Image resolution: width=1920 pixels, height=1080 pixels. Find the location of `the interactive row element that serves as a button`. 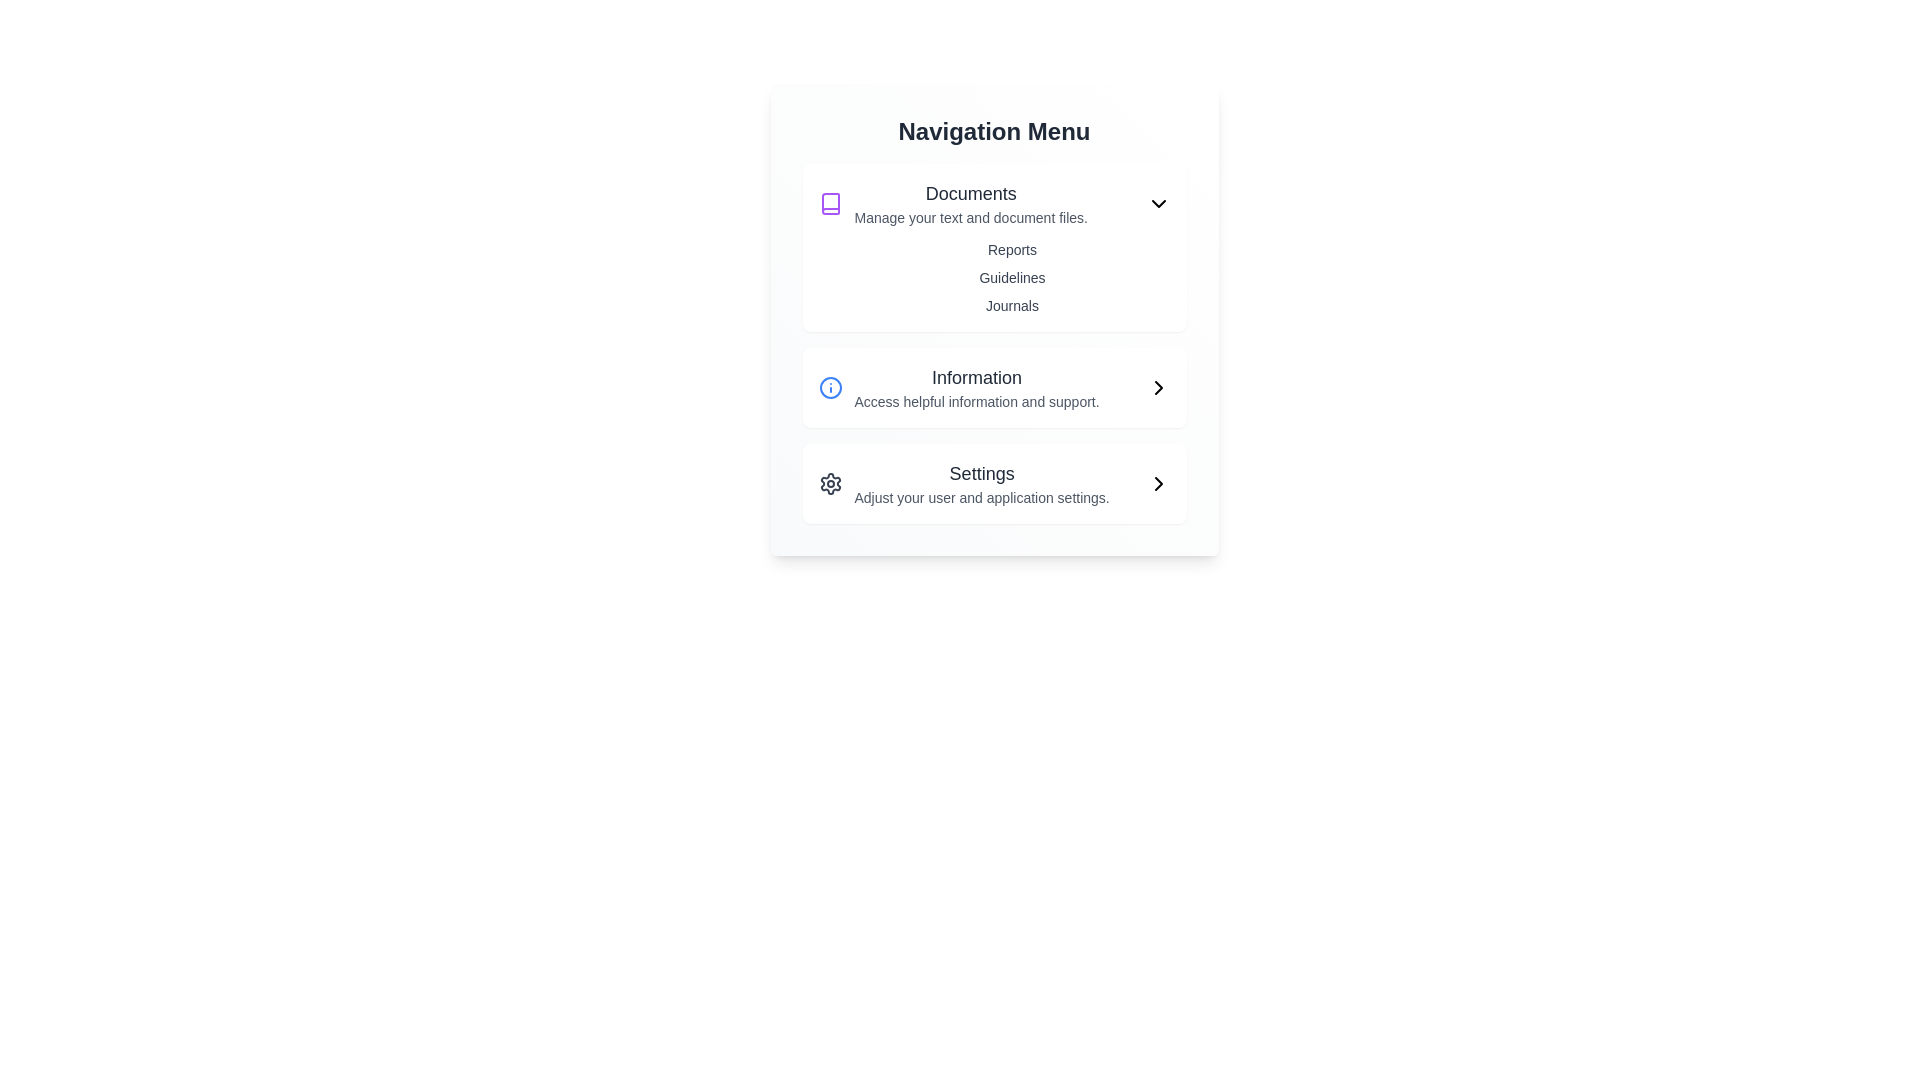

the interactive row element that serves as a button is located at coordinates (994, 483).